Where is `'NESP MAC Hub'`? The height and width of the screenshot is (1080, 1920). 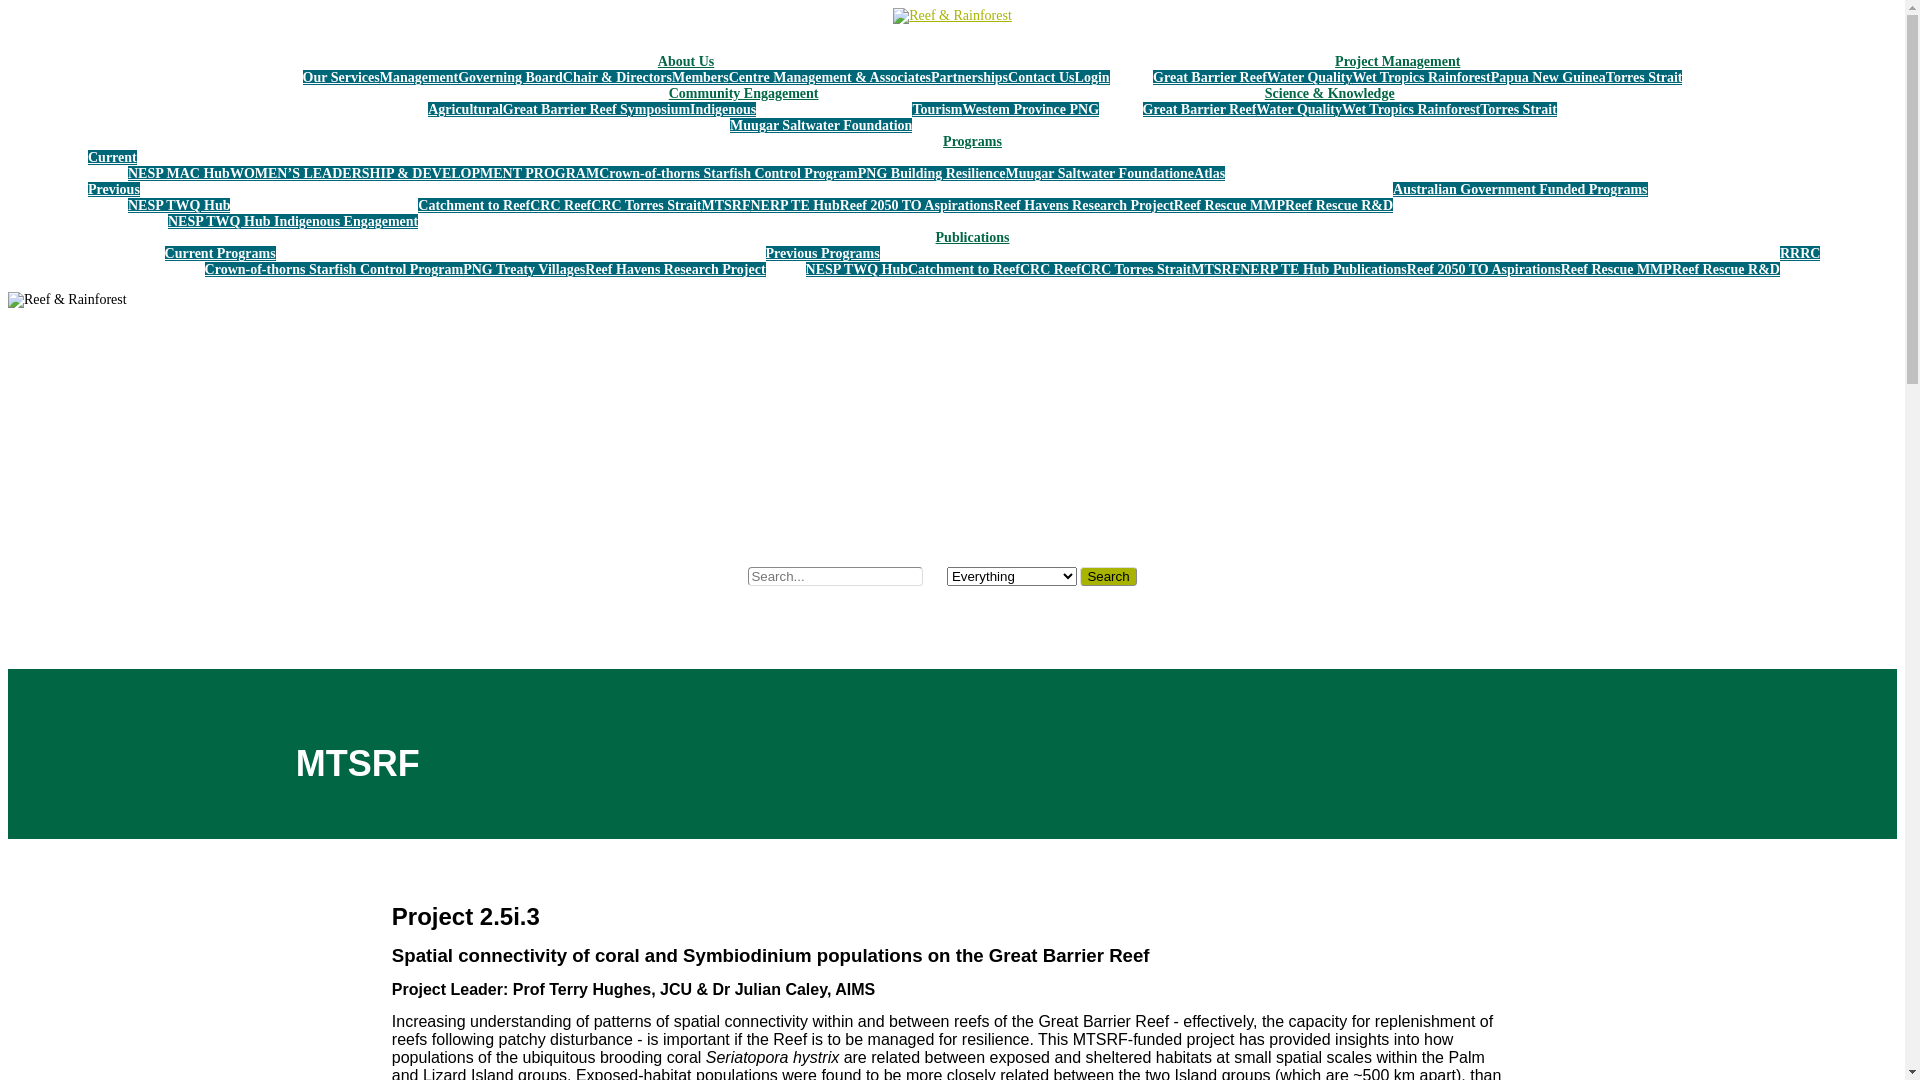
'NESP MAC Hub' is located at coordinates (178, 172).